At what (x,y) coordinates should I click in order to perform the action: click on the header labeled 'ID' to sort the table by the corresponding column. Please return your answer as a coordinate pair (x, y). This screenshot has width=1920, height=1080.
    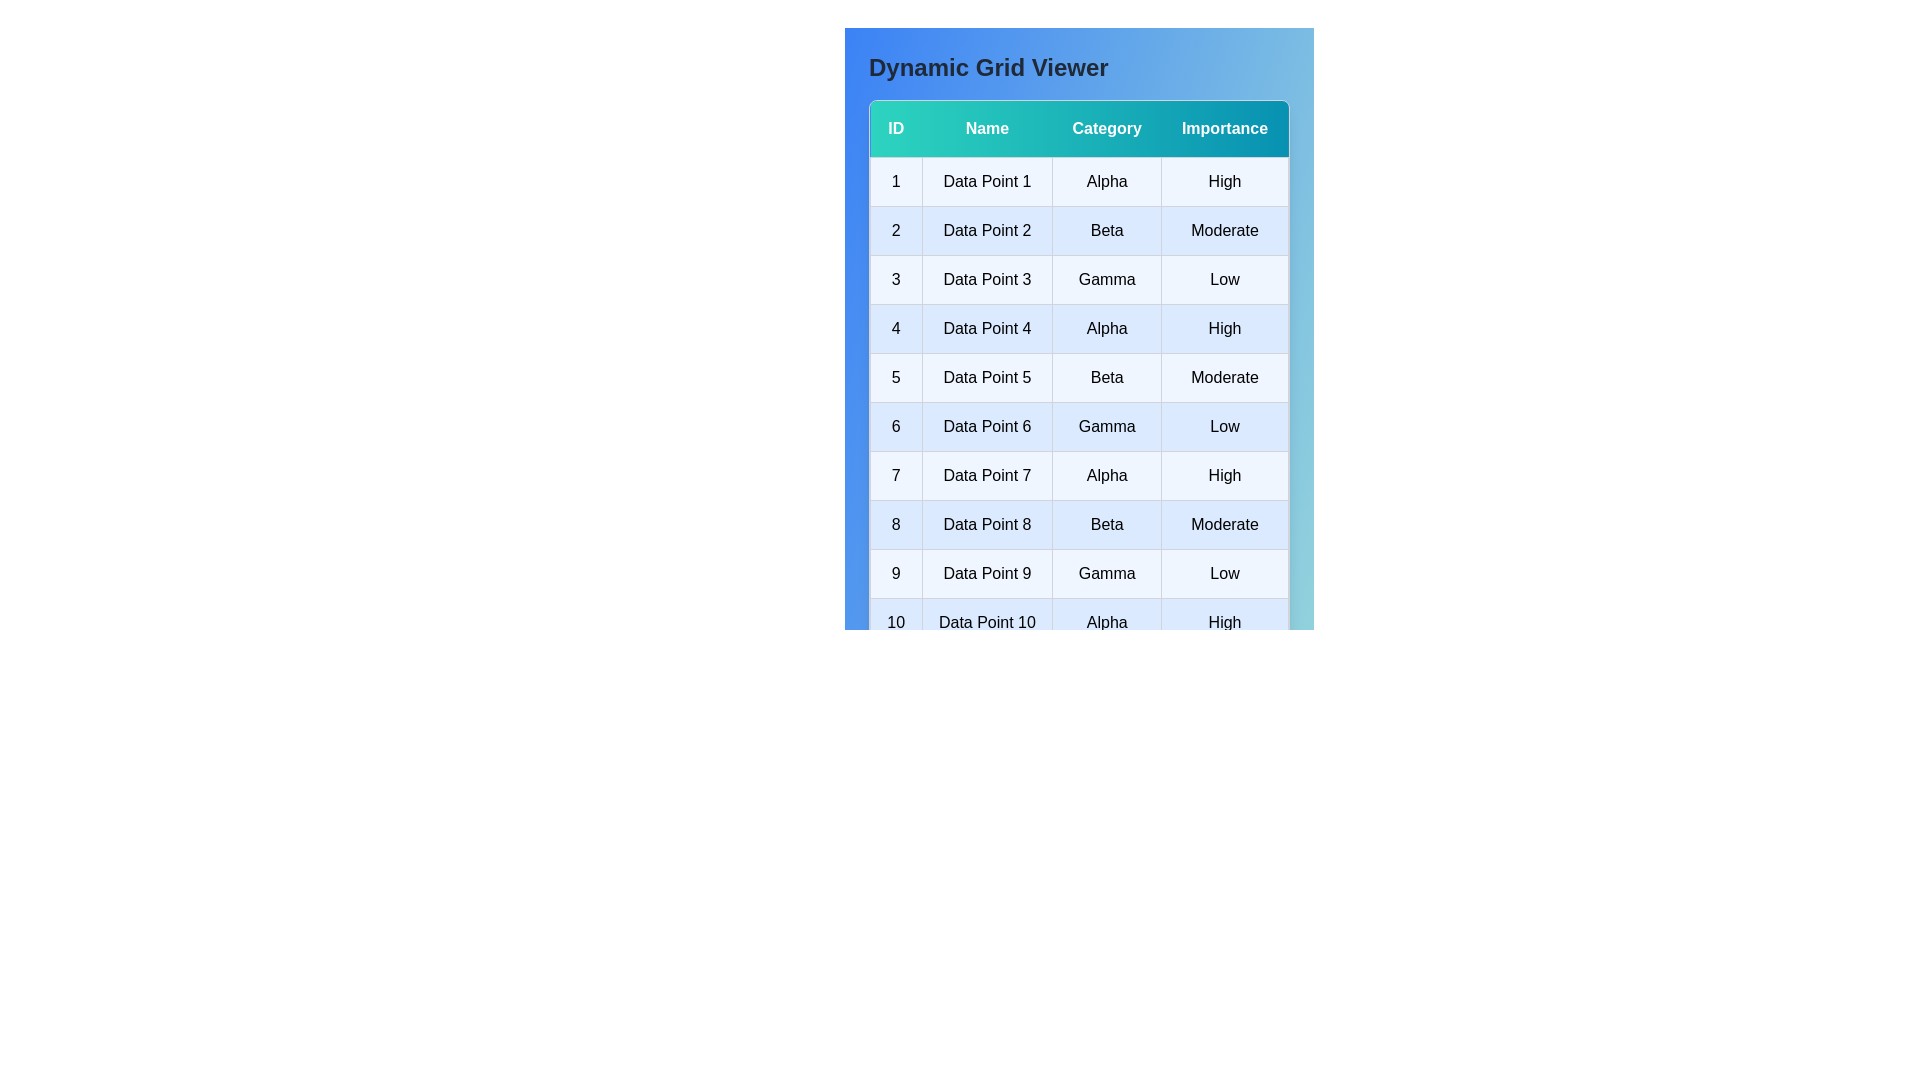
    Looking at the image, I should click on (895, 129).